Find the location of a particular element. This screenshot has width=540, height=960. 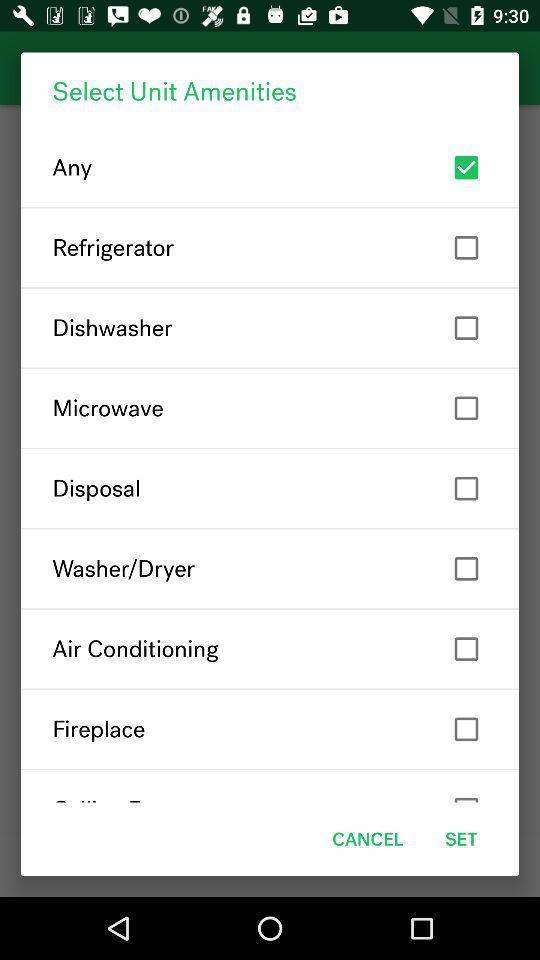

the icon to the right of the cancel item is located at coordinates (461, 839).